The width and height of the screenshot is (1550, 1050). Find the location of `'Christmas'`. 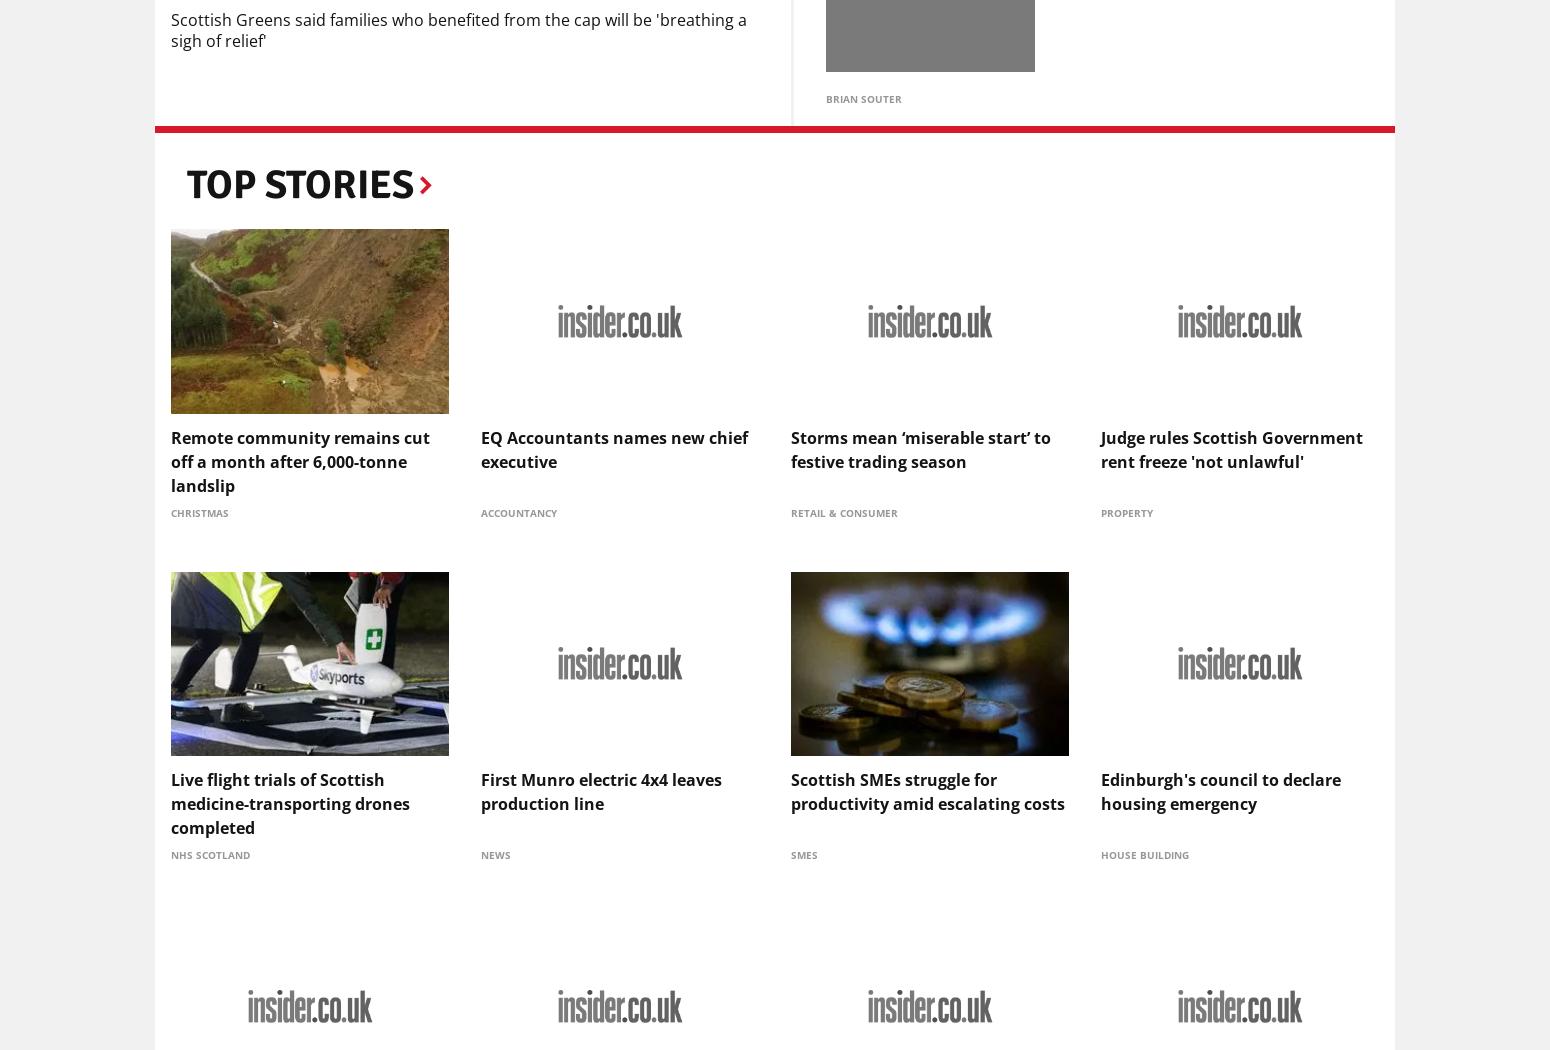

'Christmas' is located at coordinates (198, 510).